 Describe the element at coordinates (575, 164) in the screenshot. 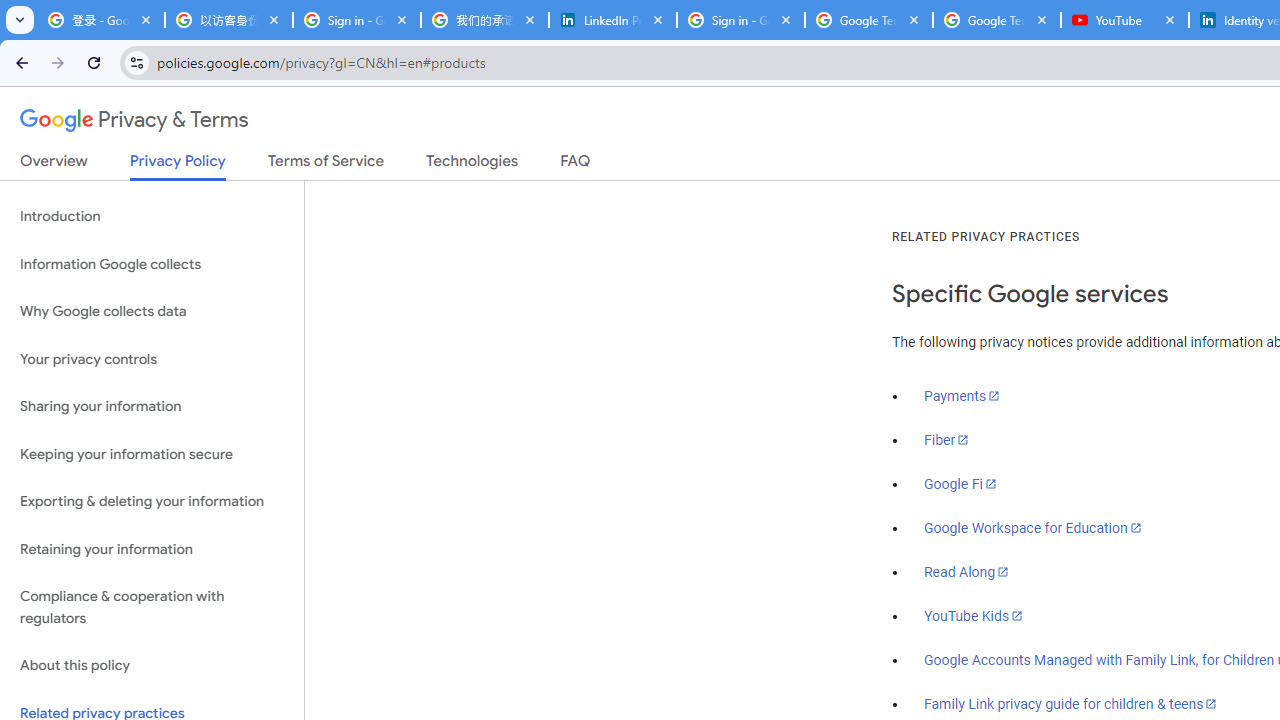

I see `'FAQ'` at that location.